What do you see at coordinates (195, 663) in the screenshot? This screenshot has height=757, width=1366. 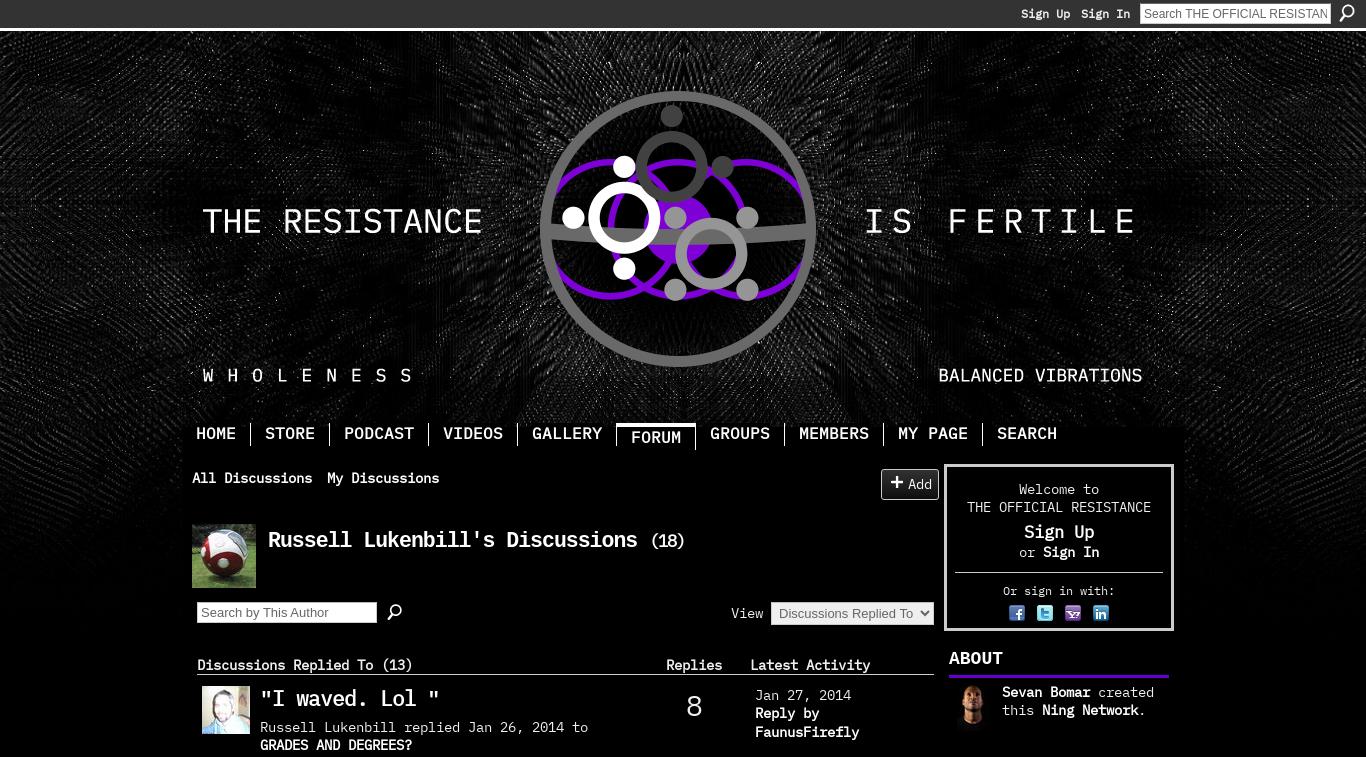 I see `'Discussions Replied To (13)'` at bounding box center [195, 663].